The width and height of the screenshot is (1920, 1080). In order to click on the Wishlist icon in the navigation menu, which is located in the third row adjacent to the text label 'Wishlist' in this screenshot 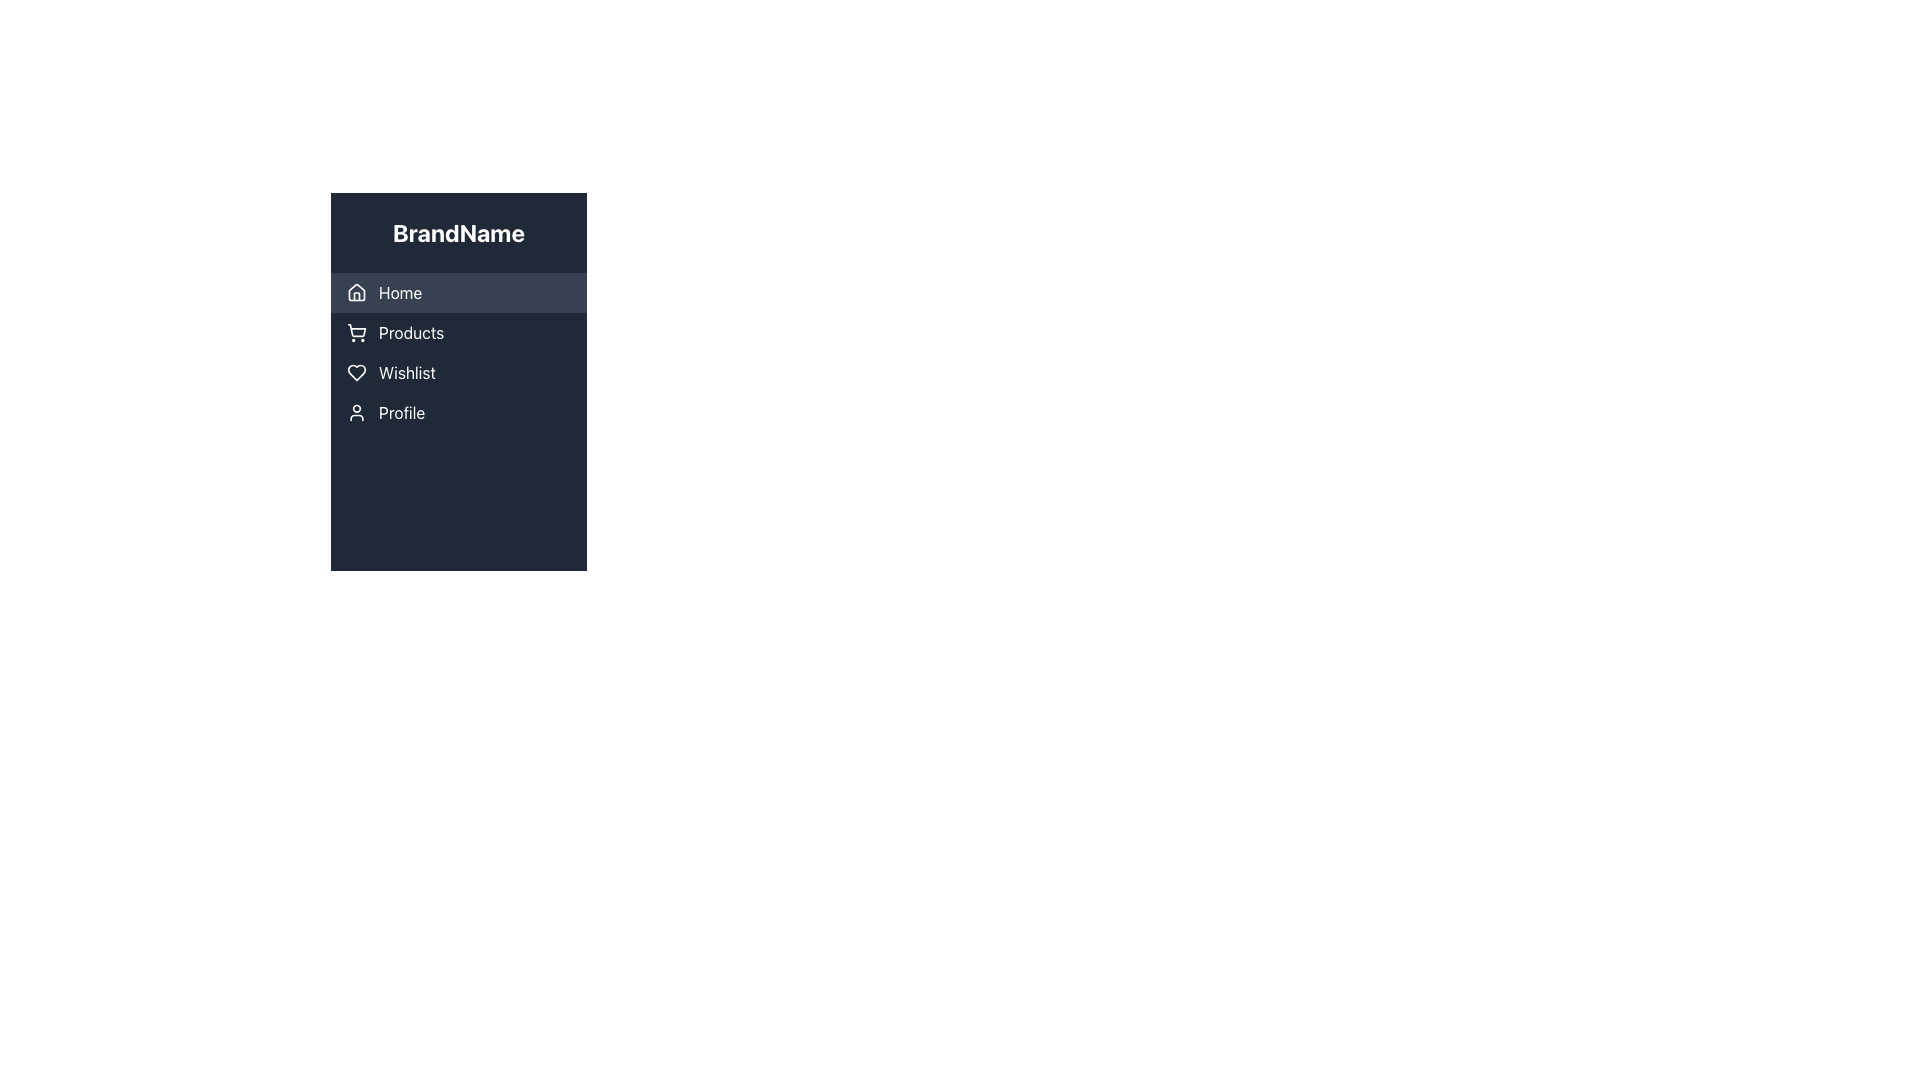, I will do `click(356, 373)`.